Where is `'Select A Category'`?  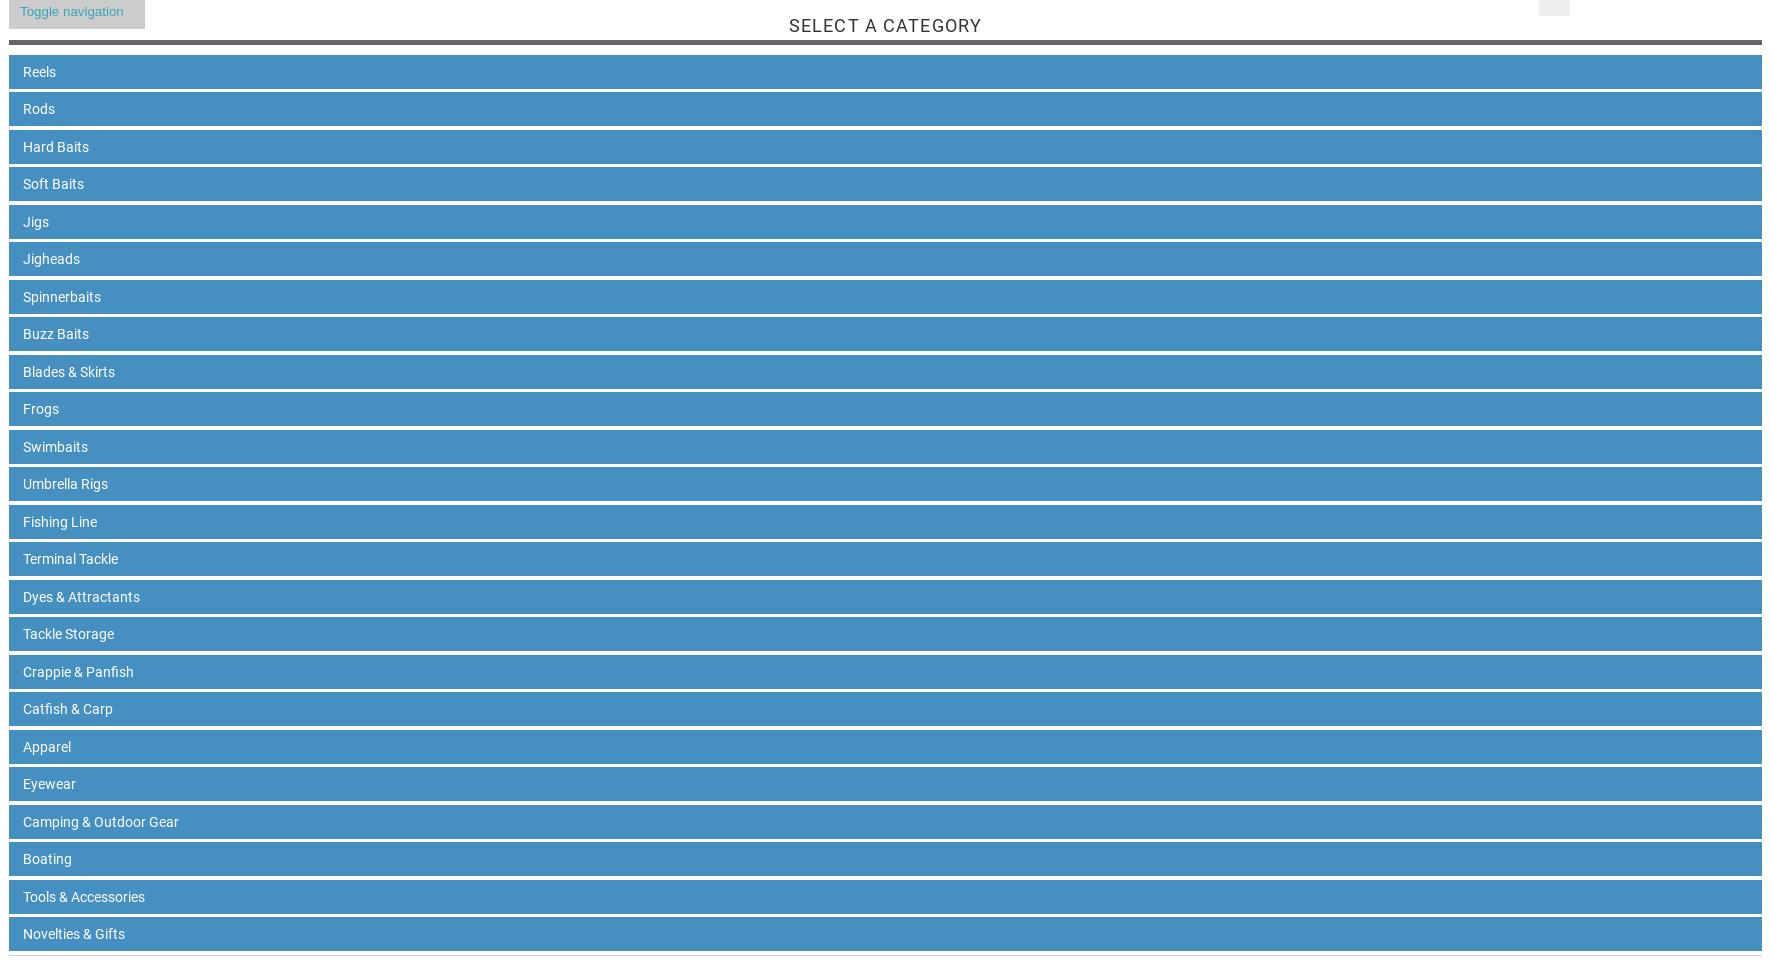 'Select A Category' is located at coordinates (786, 25).